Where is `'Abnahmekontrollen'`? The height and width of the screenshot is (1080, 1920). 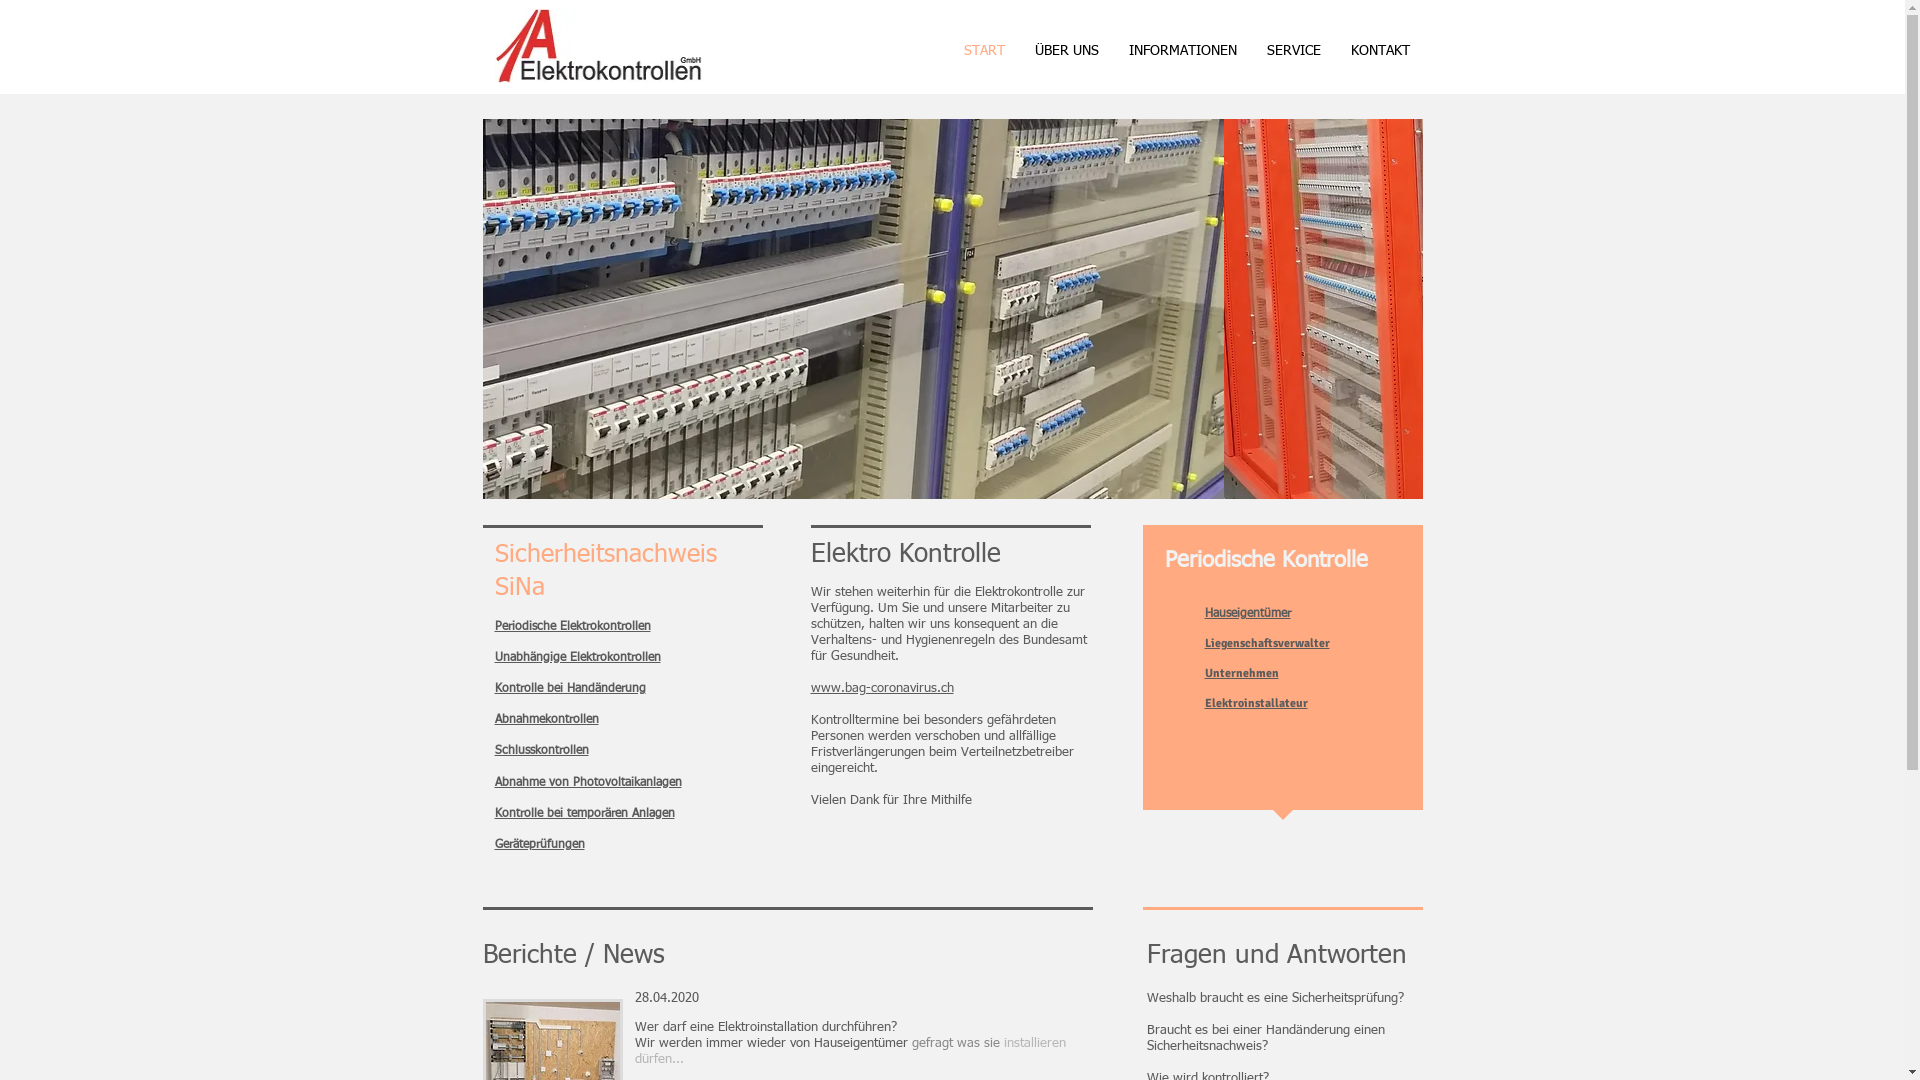
'Abnahmekontrollen' is located at coordinates (546, 720).